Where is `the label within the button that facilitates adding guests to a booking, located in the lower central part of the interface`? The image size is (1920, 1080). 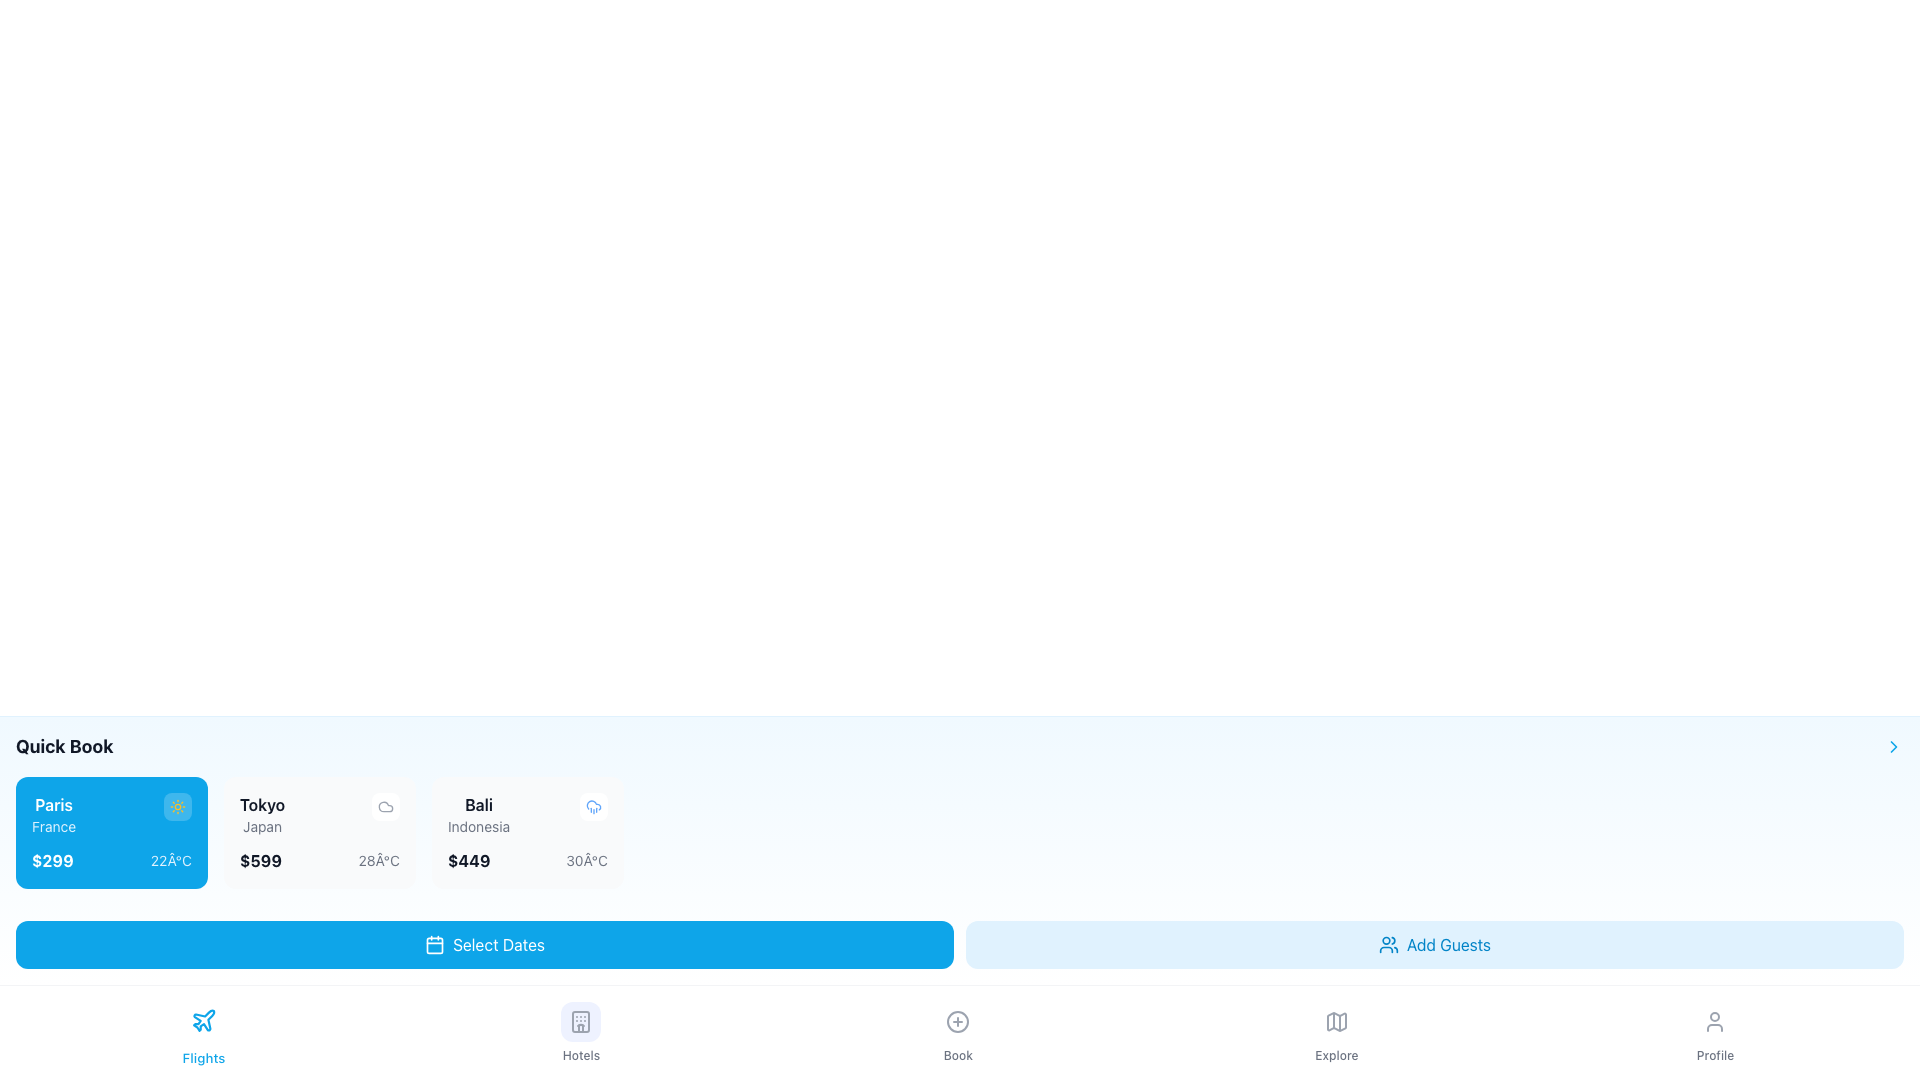 the label within the button that facilitates adding guests to a booking, located in the lower central part of the interface is located at coordinates (1449, 945).